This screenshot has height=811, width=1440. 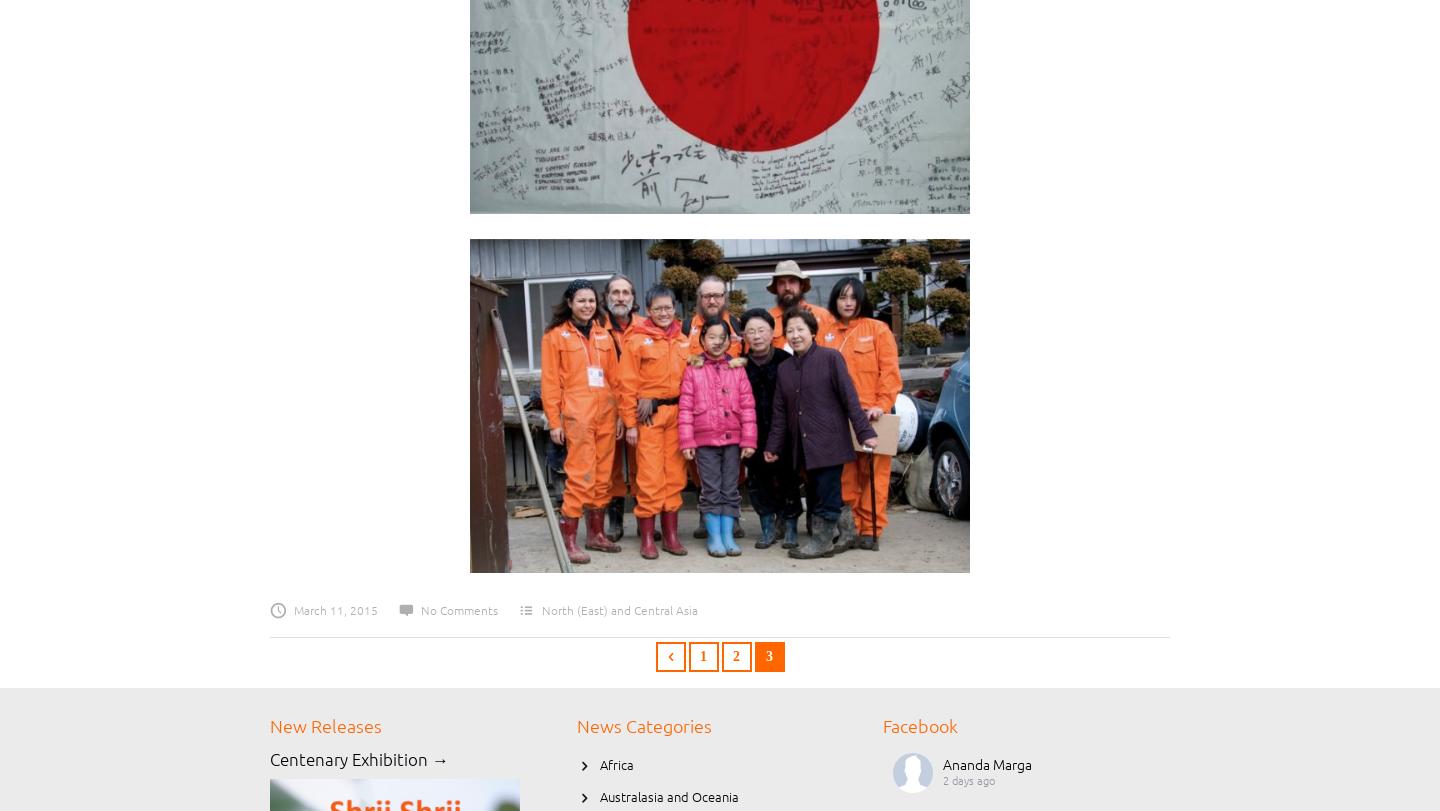 I want to click on 'Facebook', so click(x=920, y=725).